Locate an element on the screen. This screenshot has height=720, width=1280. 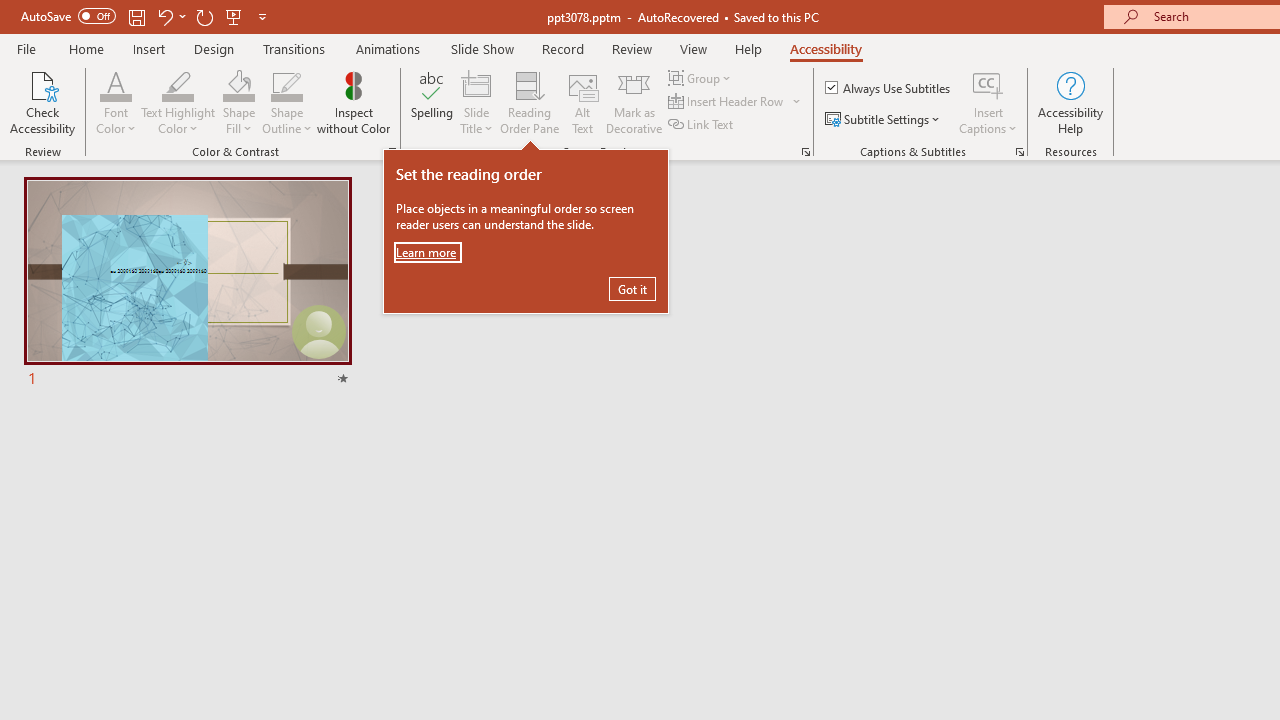
'Accessibility Help' is located at coordinates (1069, 103).